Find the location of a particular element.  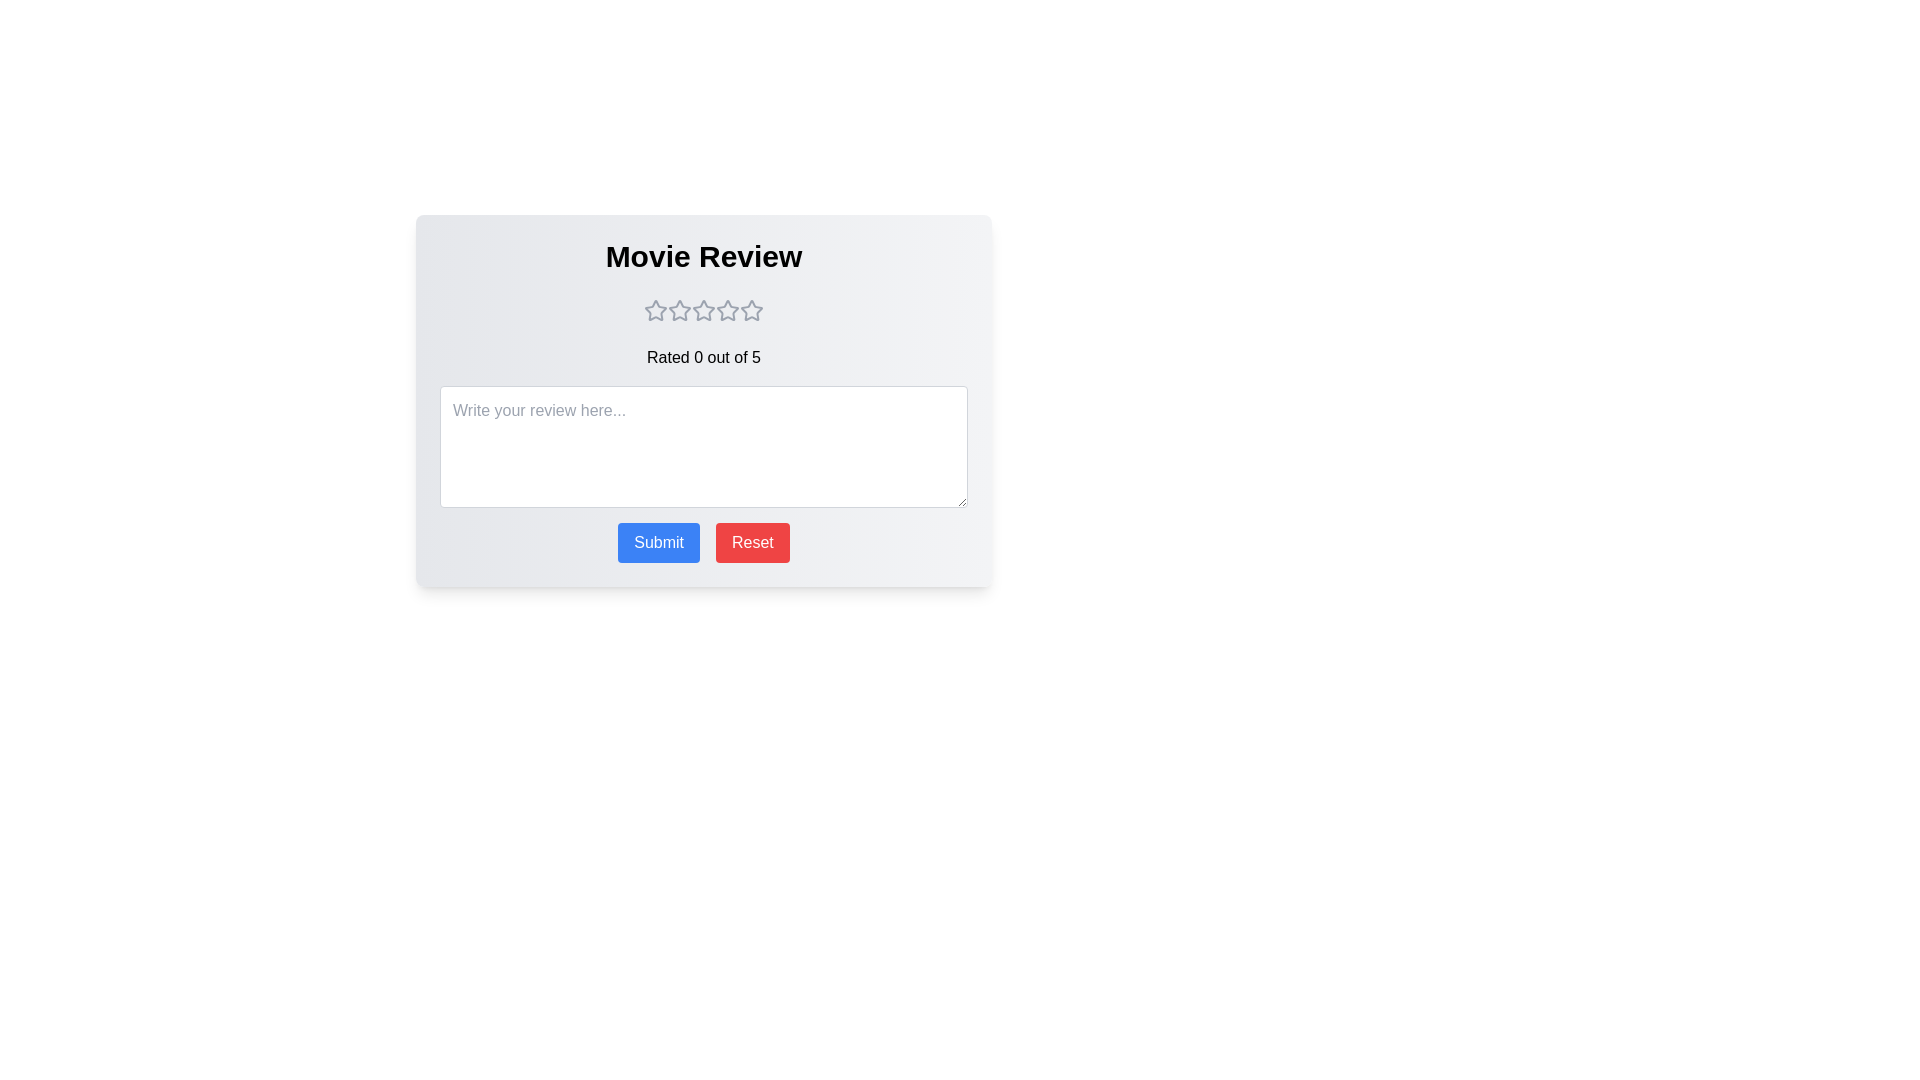

the movie rating to 3 stars by clicking on the corresponding star is located at coordinates (704, 311).